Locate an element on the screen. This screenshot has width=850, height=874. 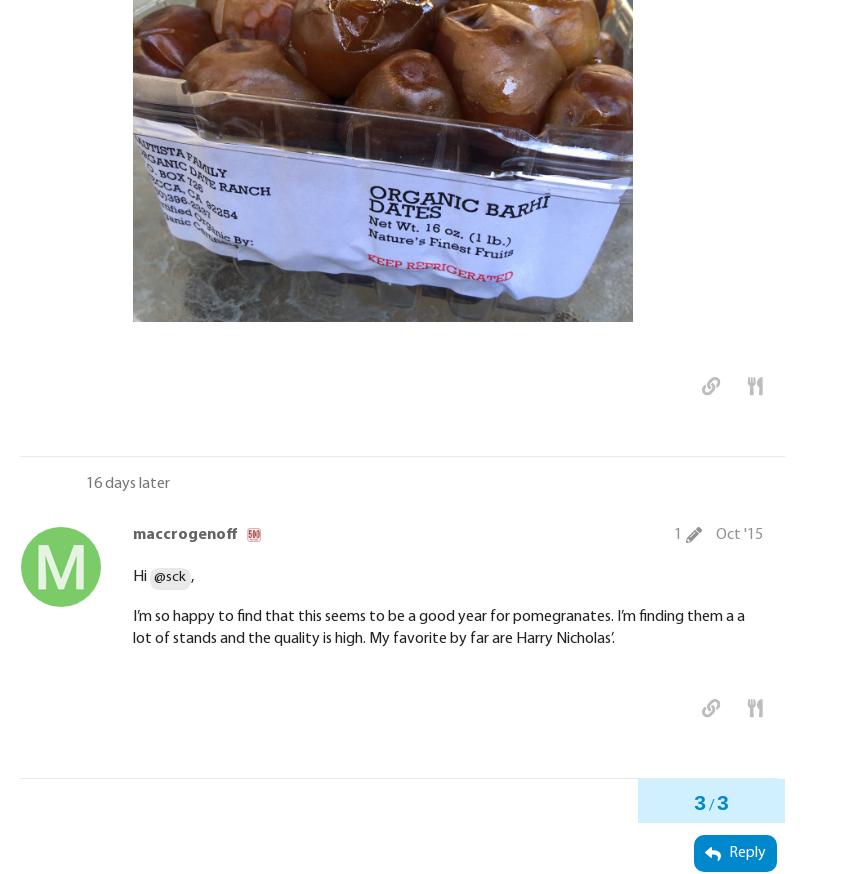
'Oct '15' is located at coordinates (715, 534).